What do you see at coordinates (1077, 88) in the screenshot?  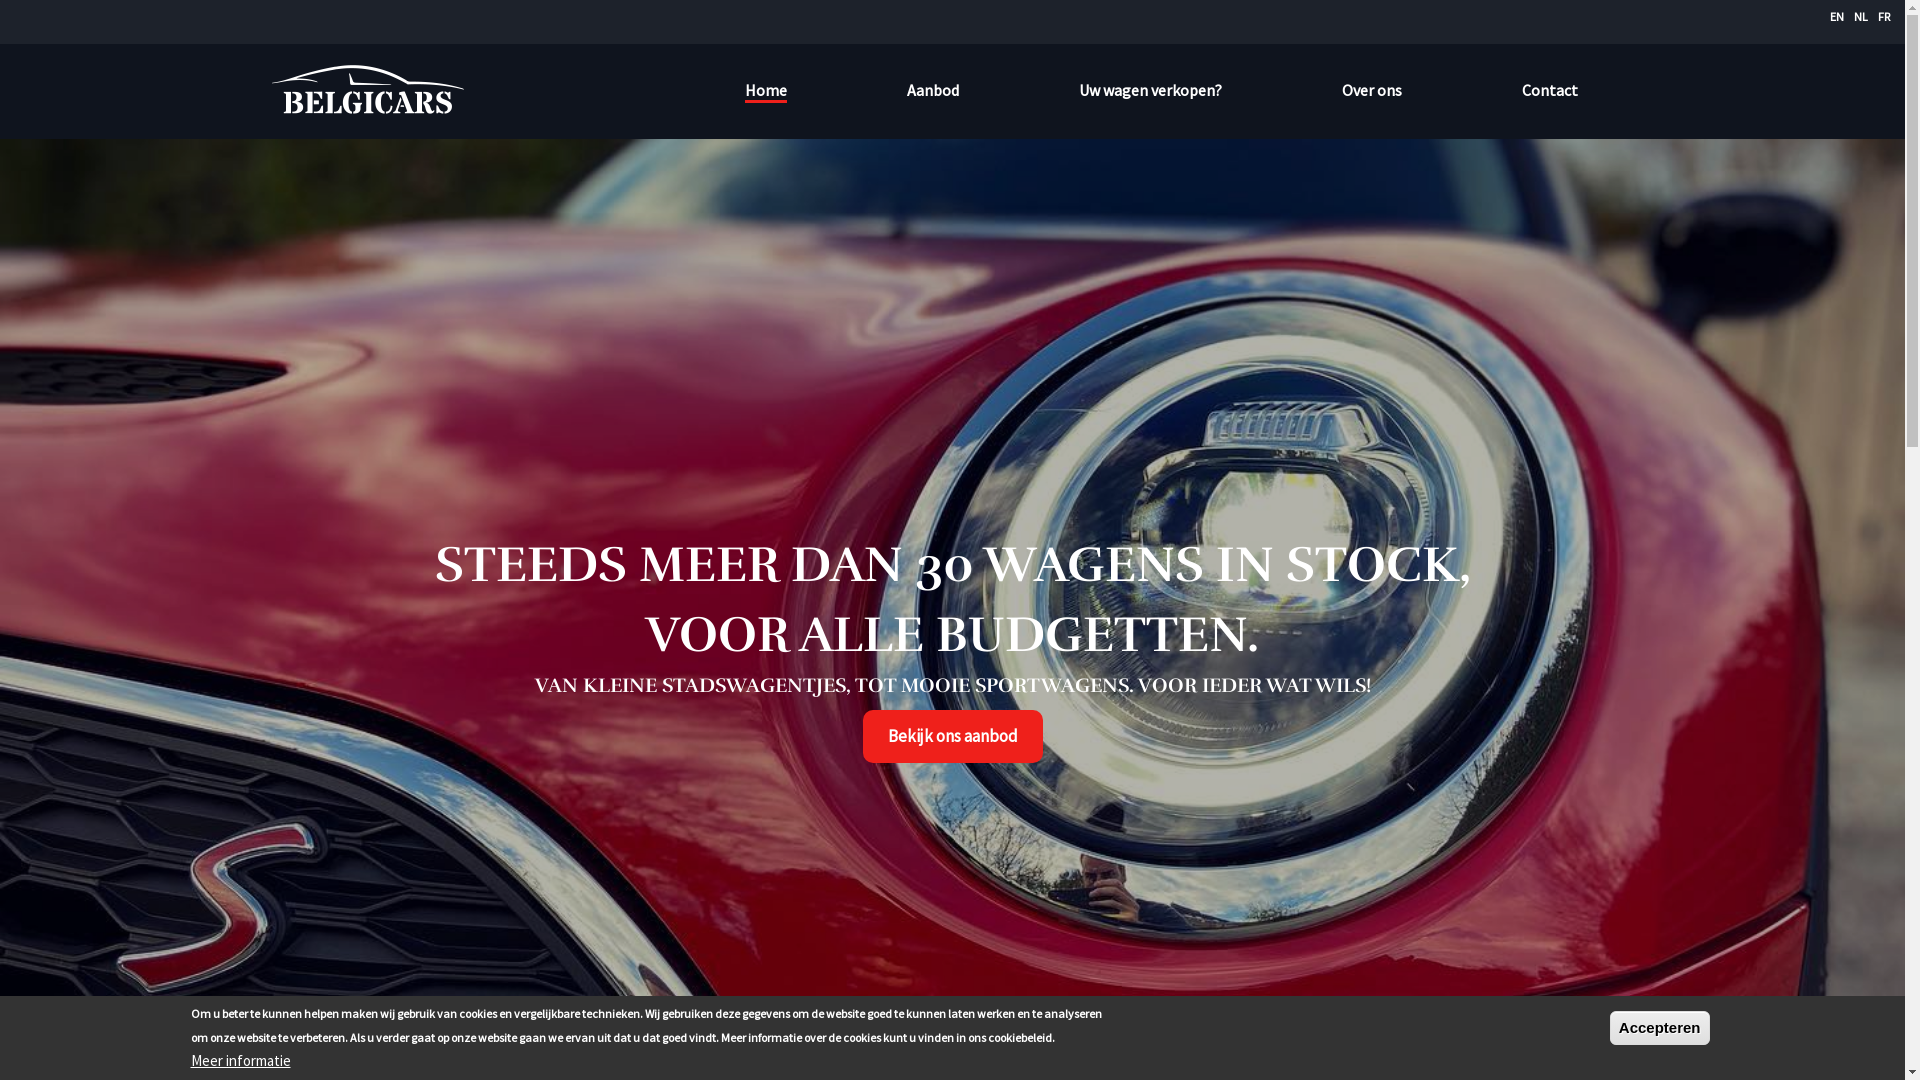 I see `'Uw wagen verkopen?'` at bounding box center [1077, 88].